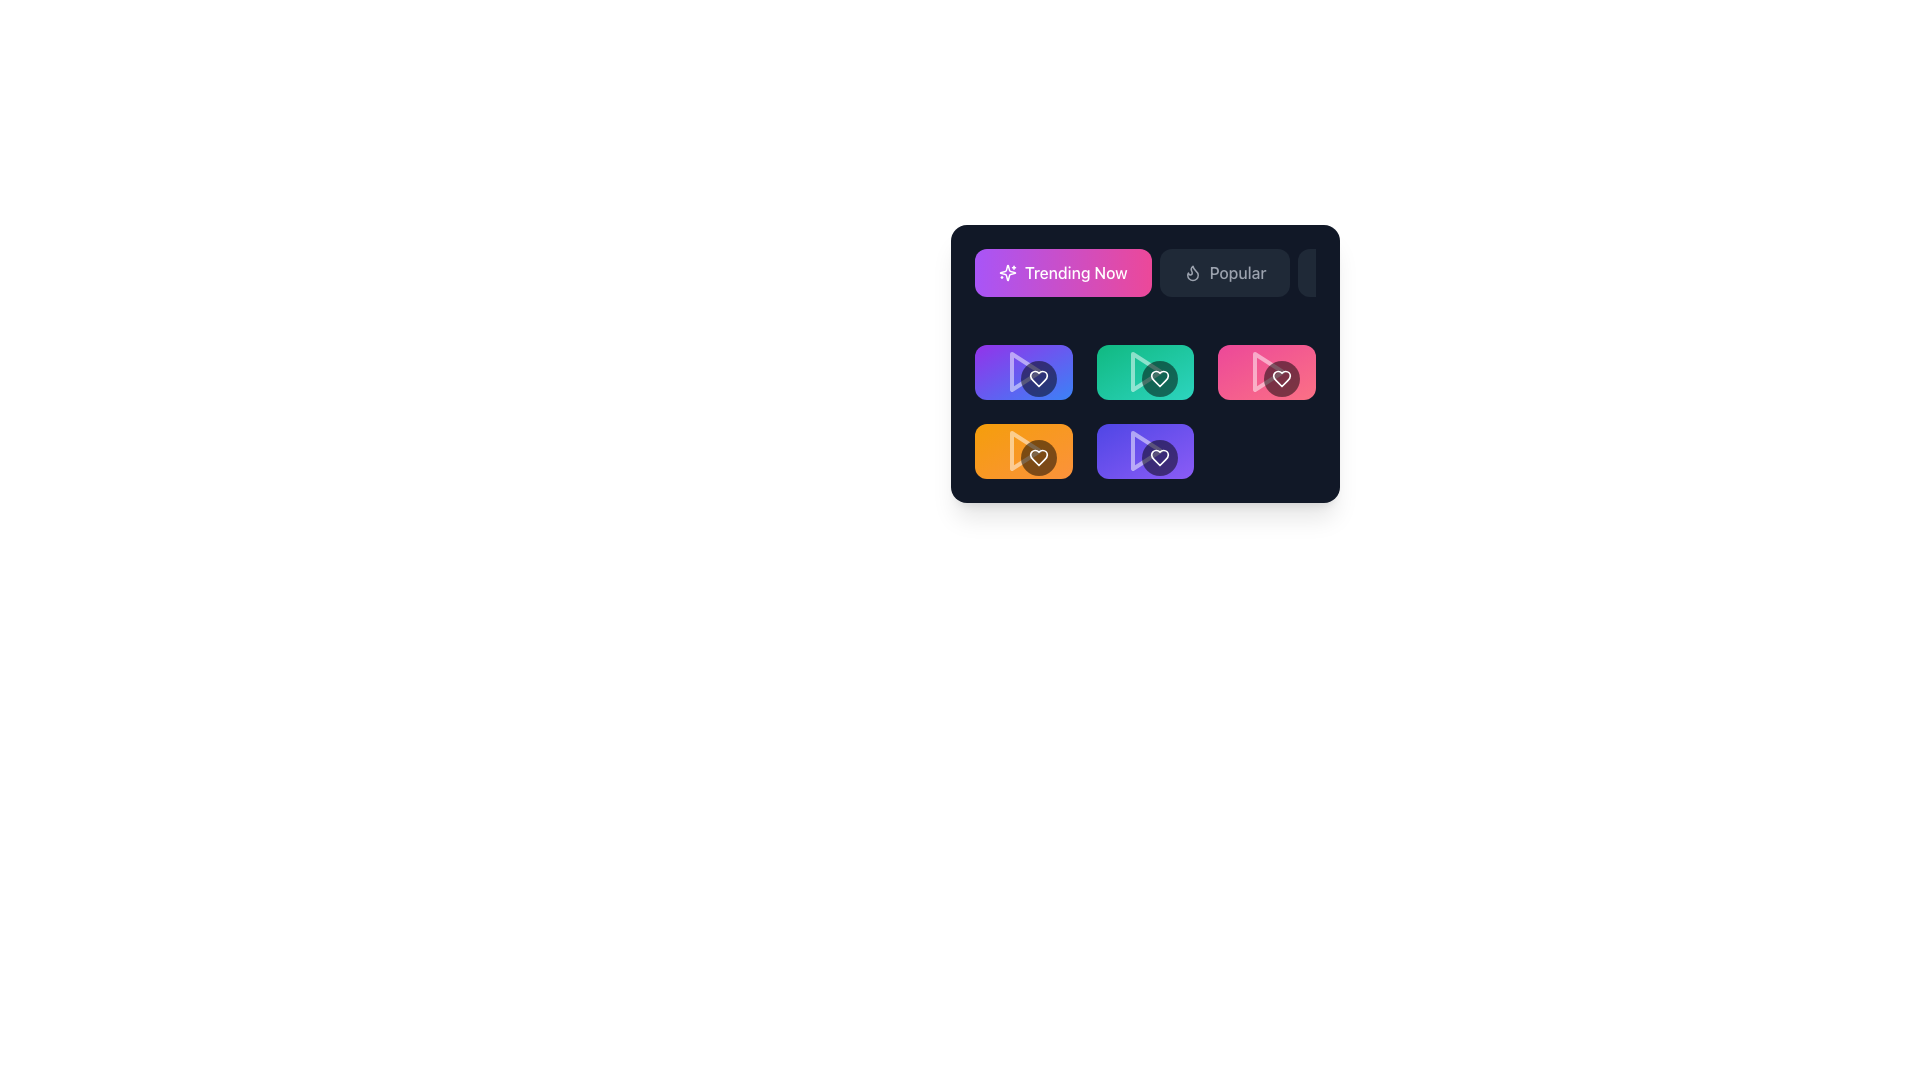  Describe the element at coordinates (1160, 457) in the screenshot. I see `the heart icon in the sixth card under the 'Trending Now' section to indicate a 'like' or 'favorite' action` at that location.